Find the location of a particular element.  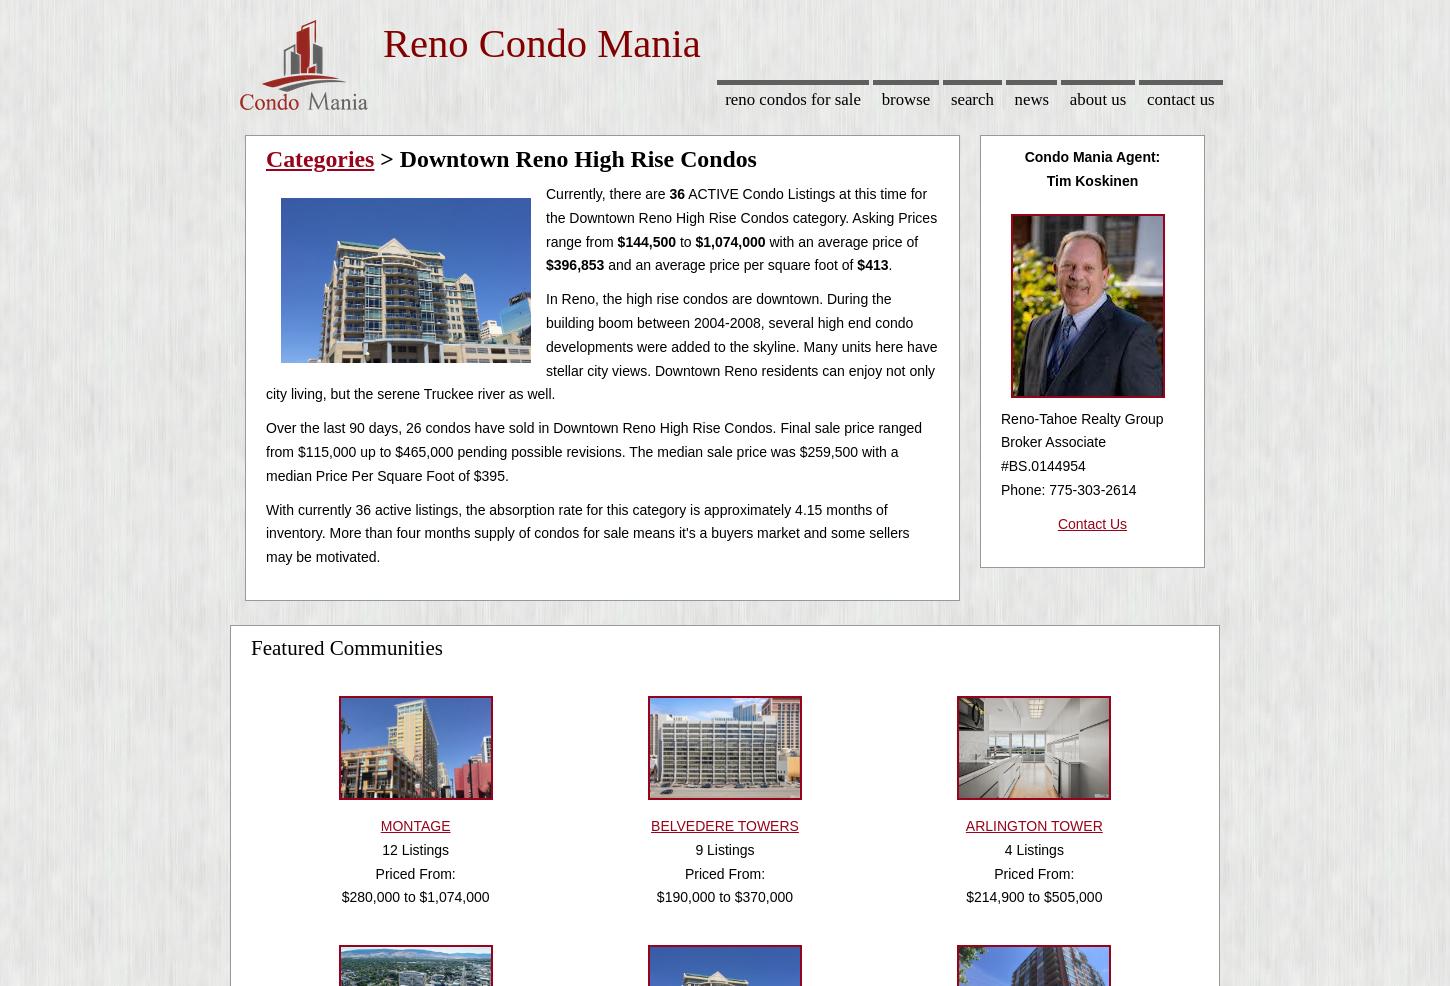

'Reno-Tahoe Realty Group' is located at coordinates (1081, 417).